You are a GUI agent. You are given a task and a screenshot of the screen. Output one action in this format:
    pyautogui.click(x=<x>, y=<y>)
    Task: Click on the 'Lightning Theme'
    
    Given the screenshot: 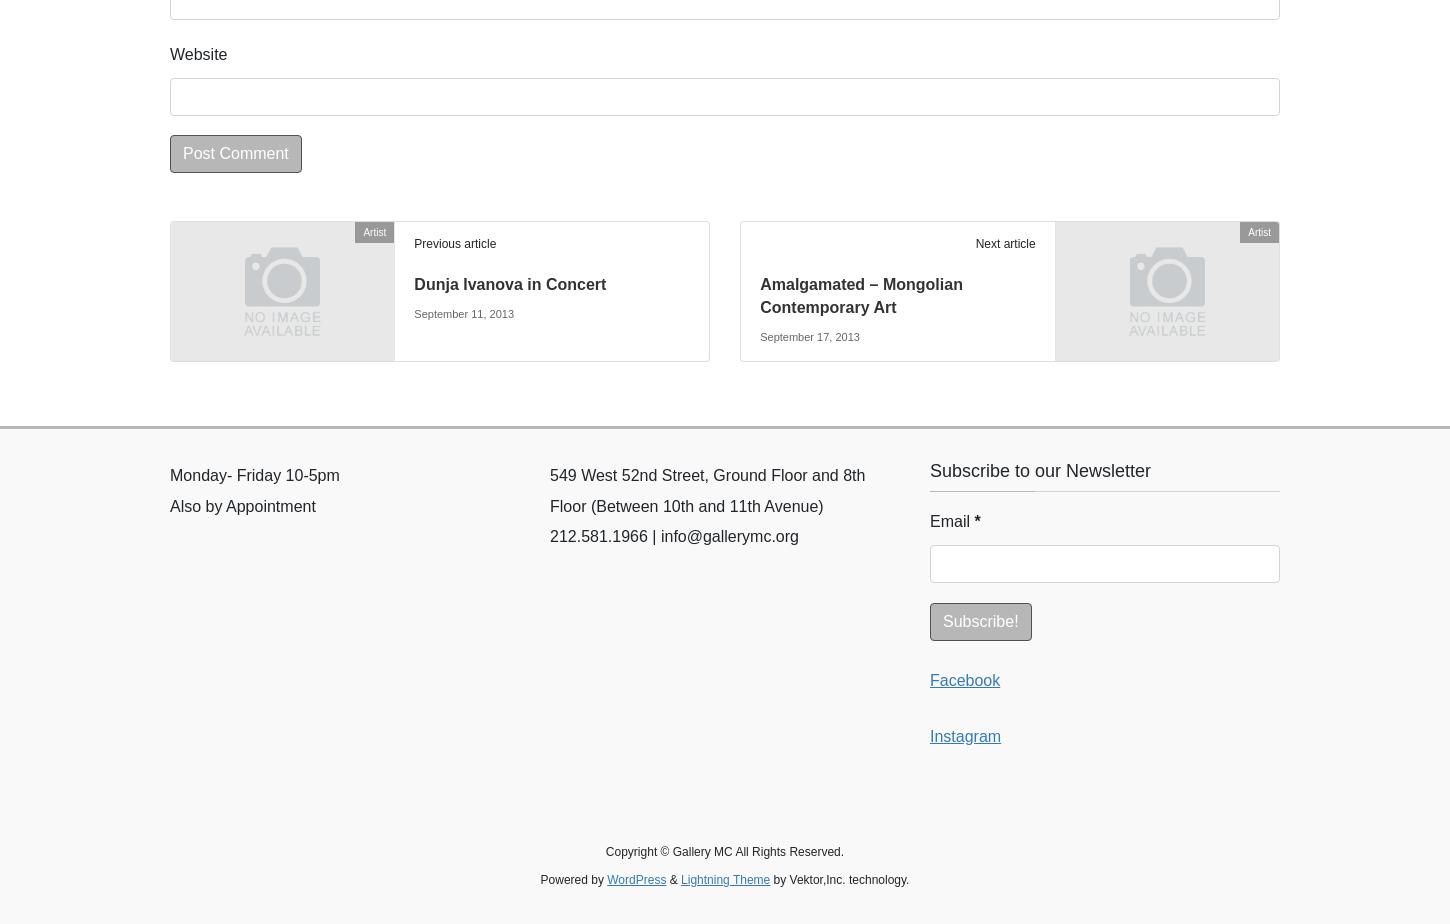 What is the action you would take?
    pyautogui.click(x=725, y=879)
    